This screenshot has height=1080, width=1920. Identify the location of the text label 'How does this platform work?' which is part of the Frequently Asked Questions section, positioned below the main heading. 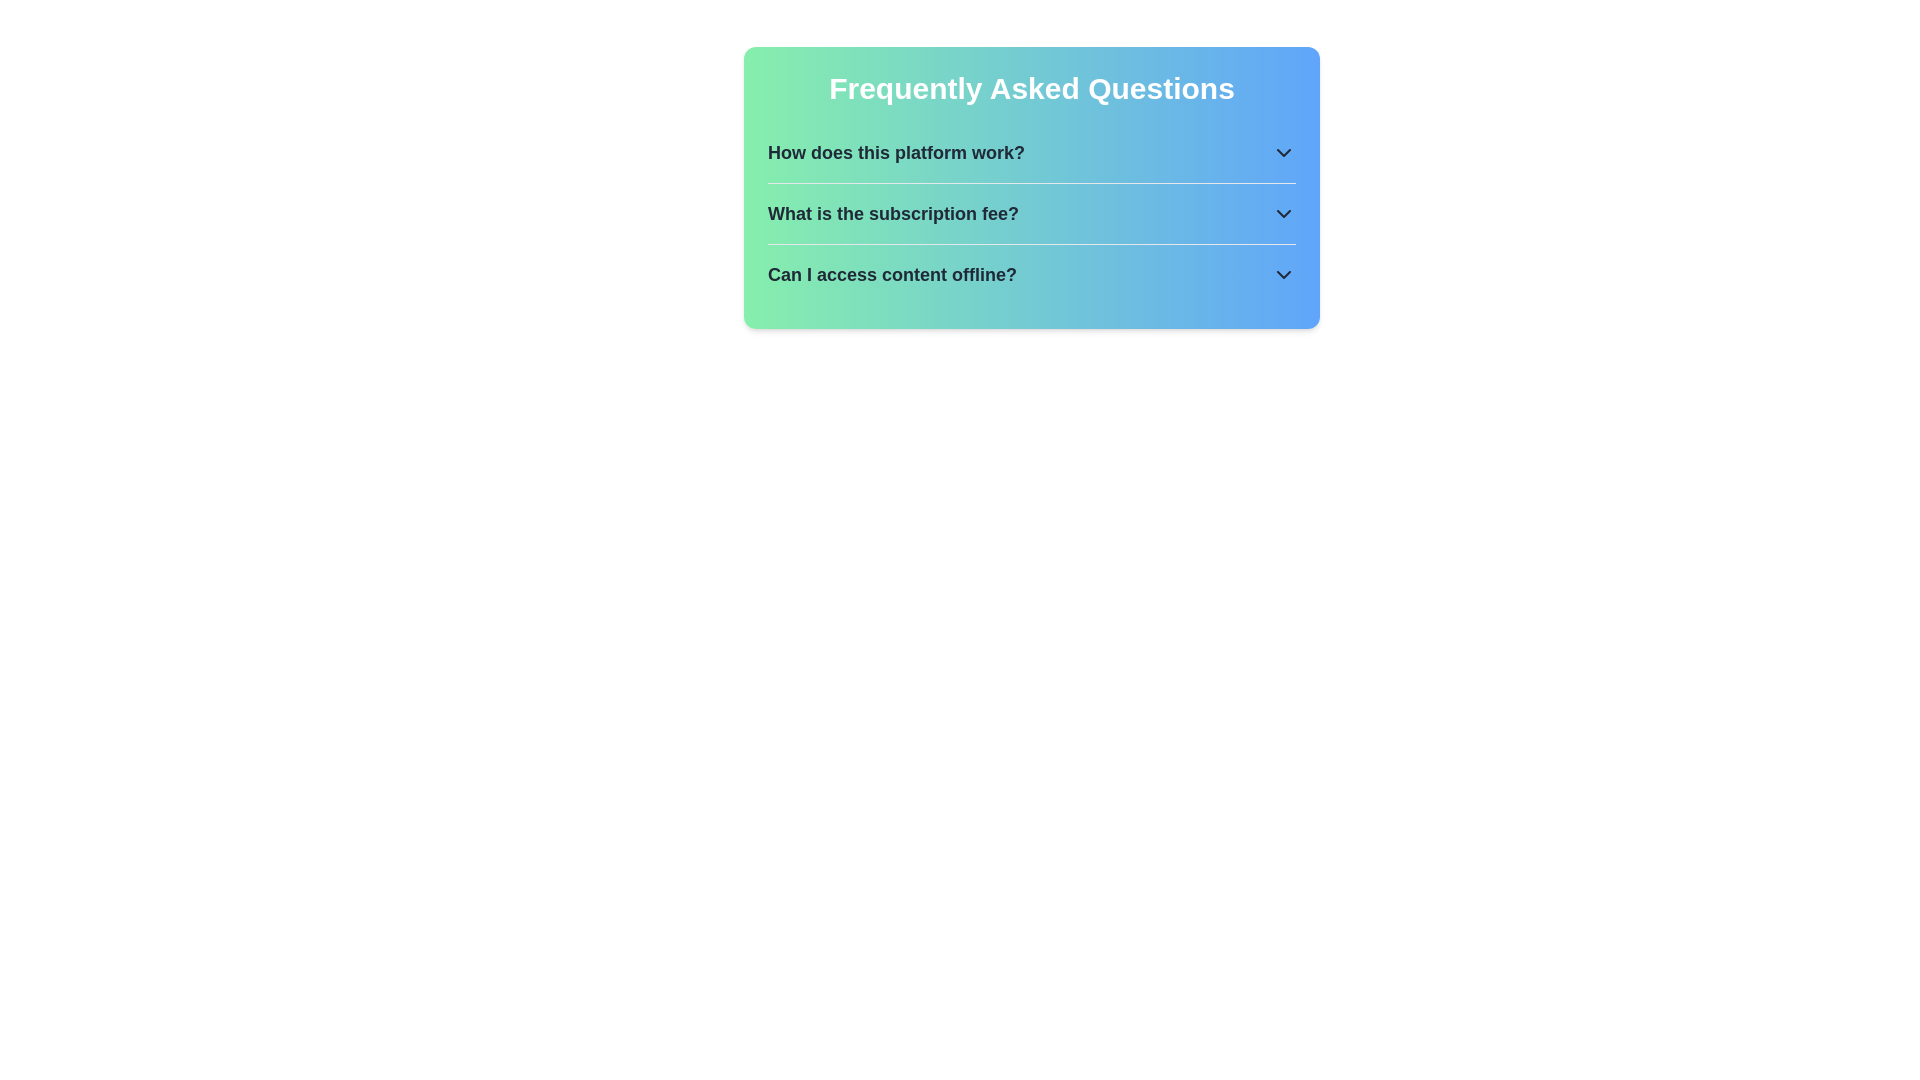
(895, 152).